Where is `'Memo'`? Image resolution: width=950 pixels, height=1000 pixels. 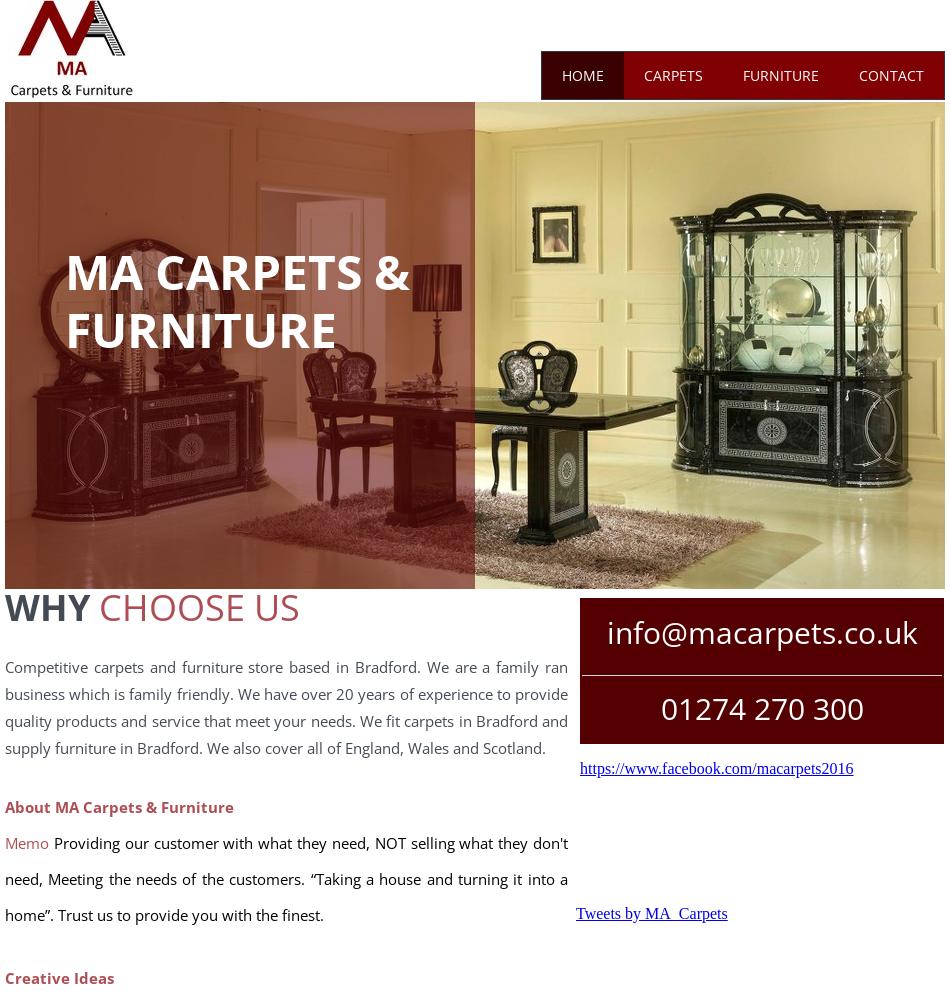
'Memo' is located at coordinates (26, 842).